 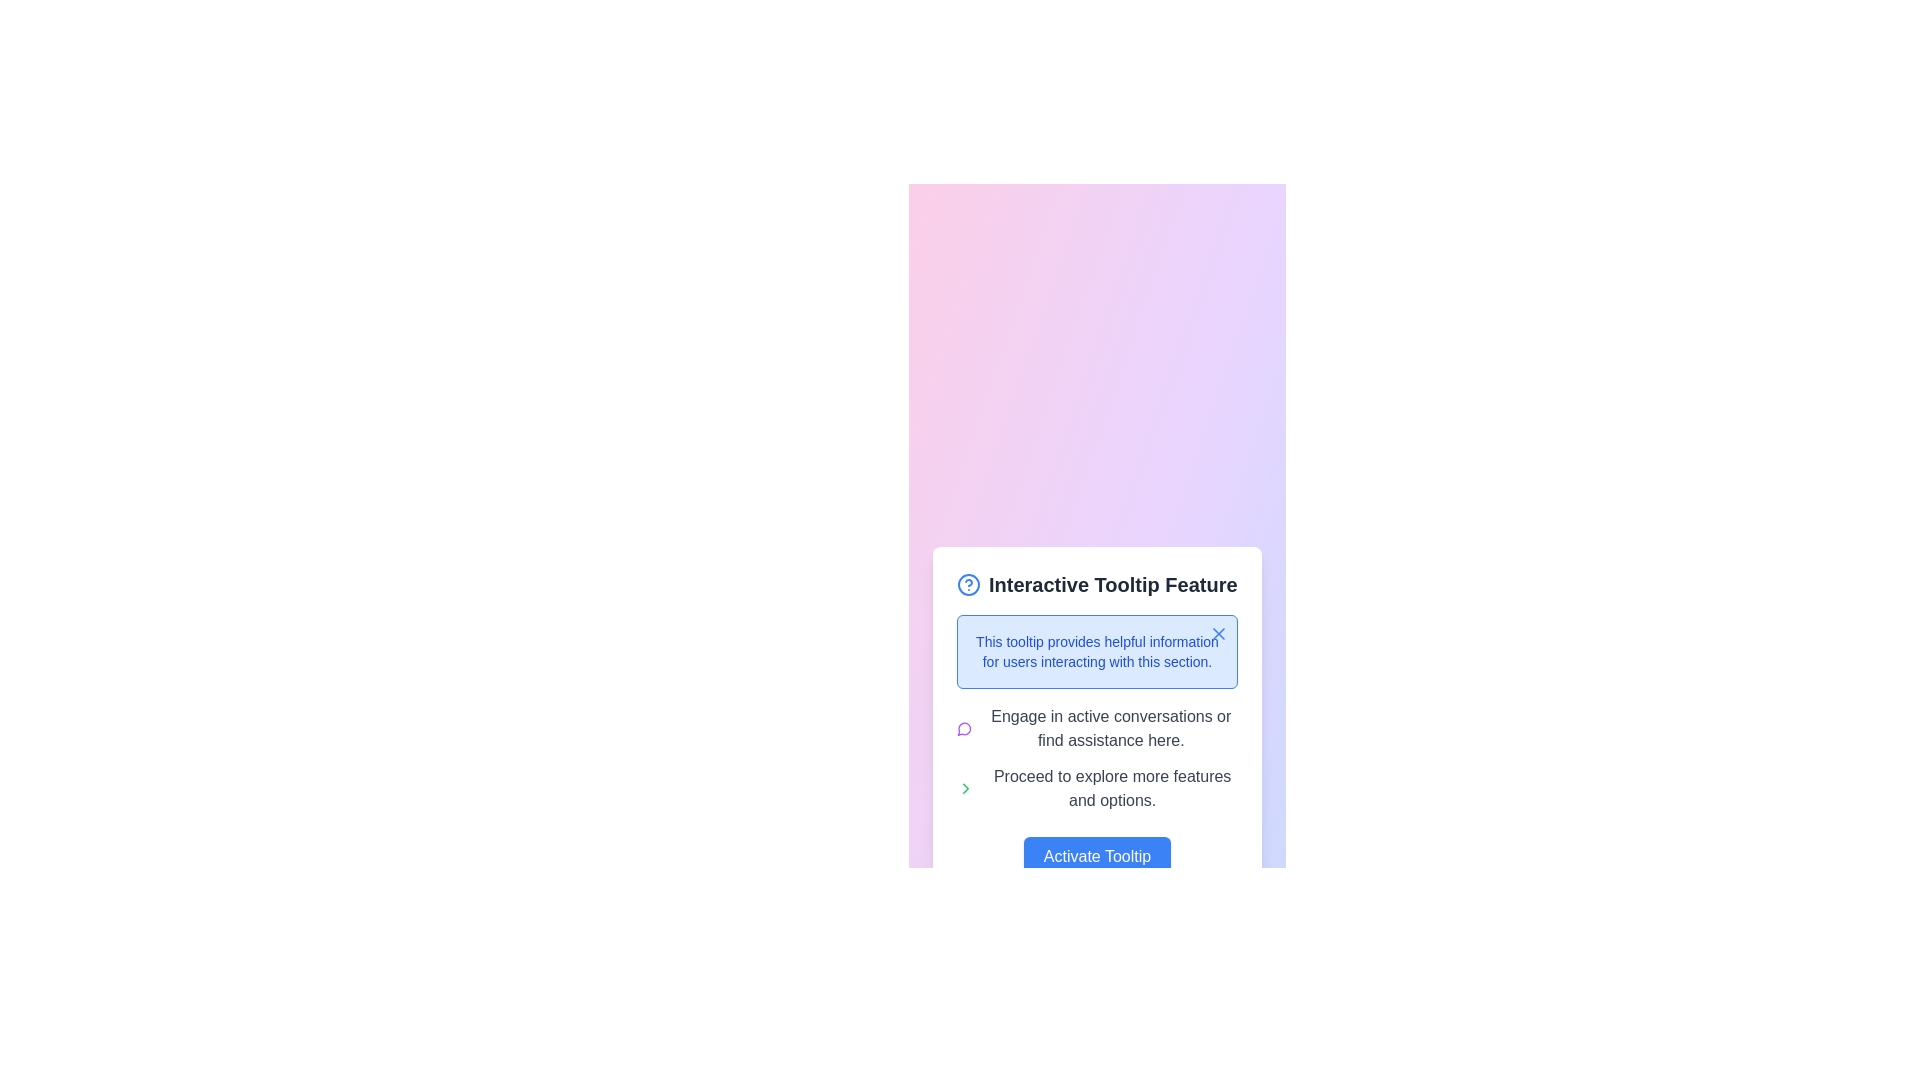 What do you see at coordinates (966, 788) in the screenshot?
I see `the green rightward chevron icon, which is a small triangular-arrow shape outlined in green, positioned to the left of the text 'Proceed to explore more features and options.'` at bounding box center [966, 788].